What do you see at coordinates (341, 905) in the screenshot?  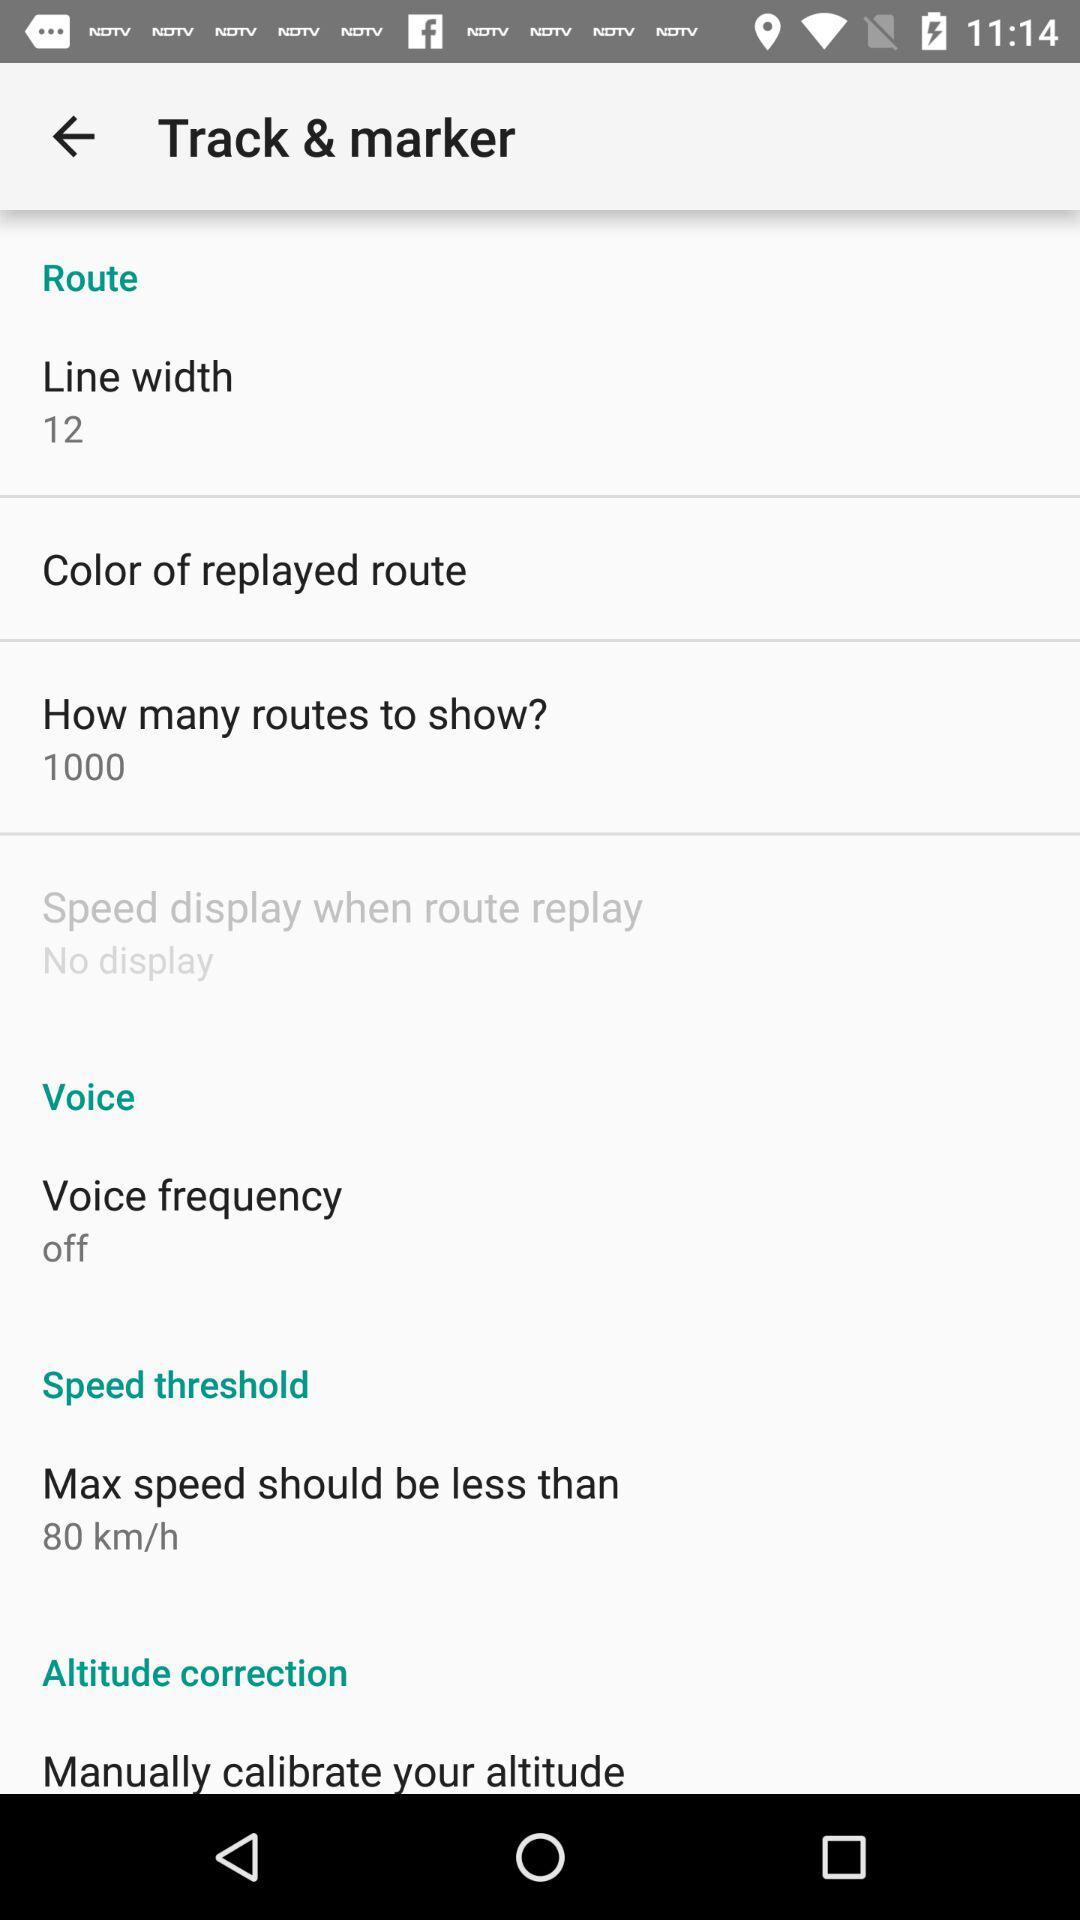 I see `the item below 1000 icon` at bounding box center [341, 905].